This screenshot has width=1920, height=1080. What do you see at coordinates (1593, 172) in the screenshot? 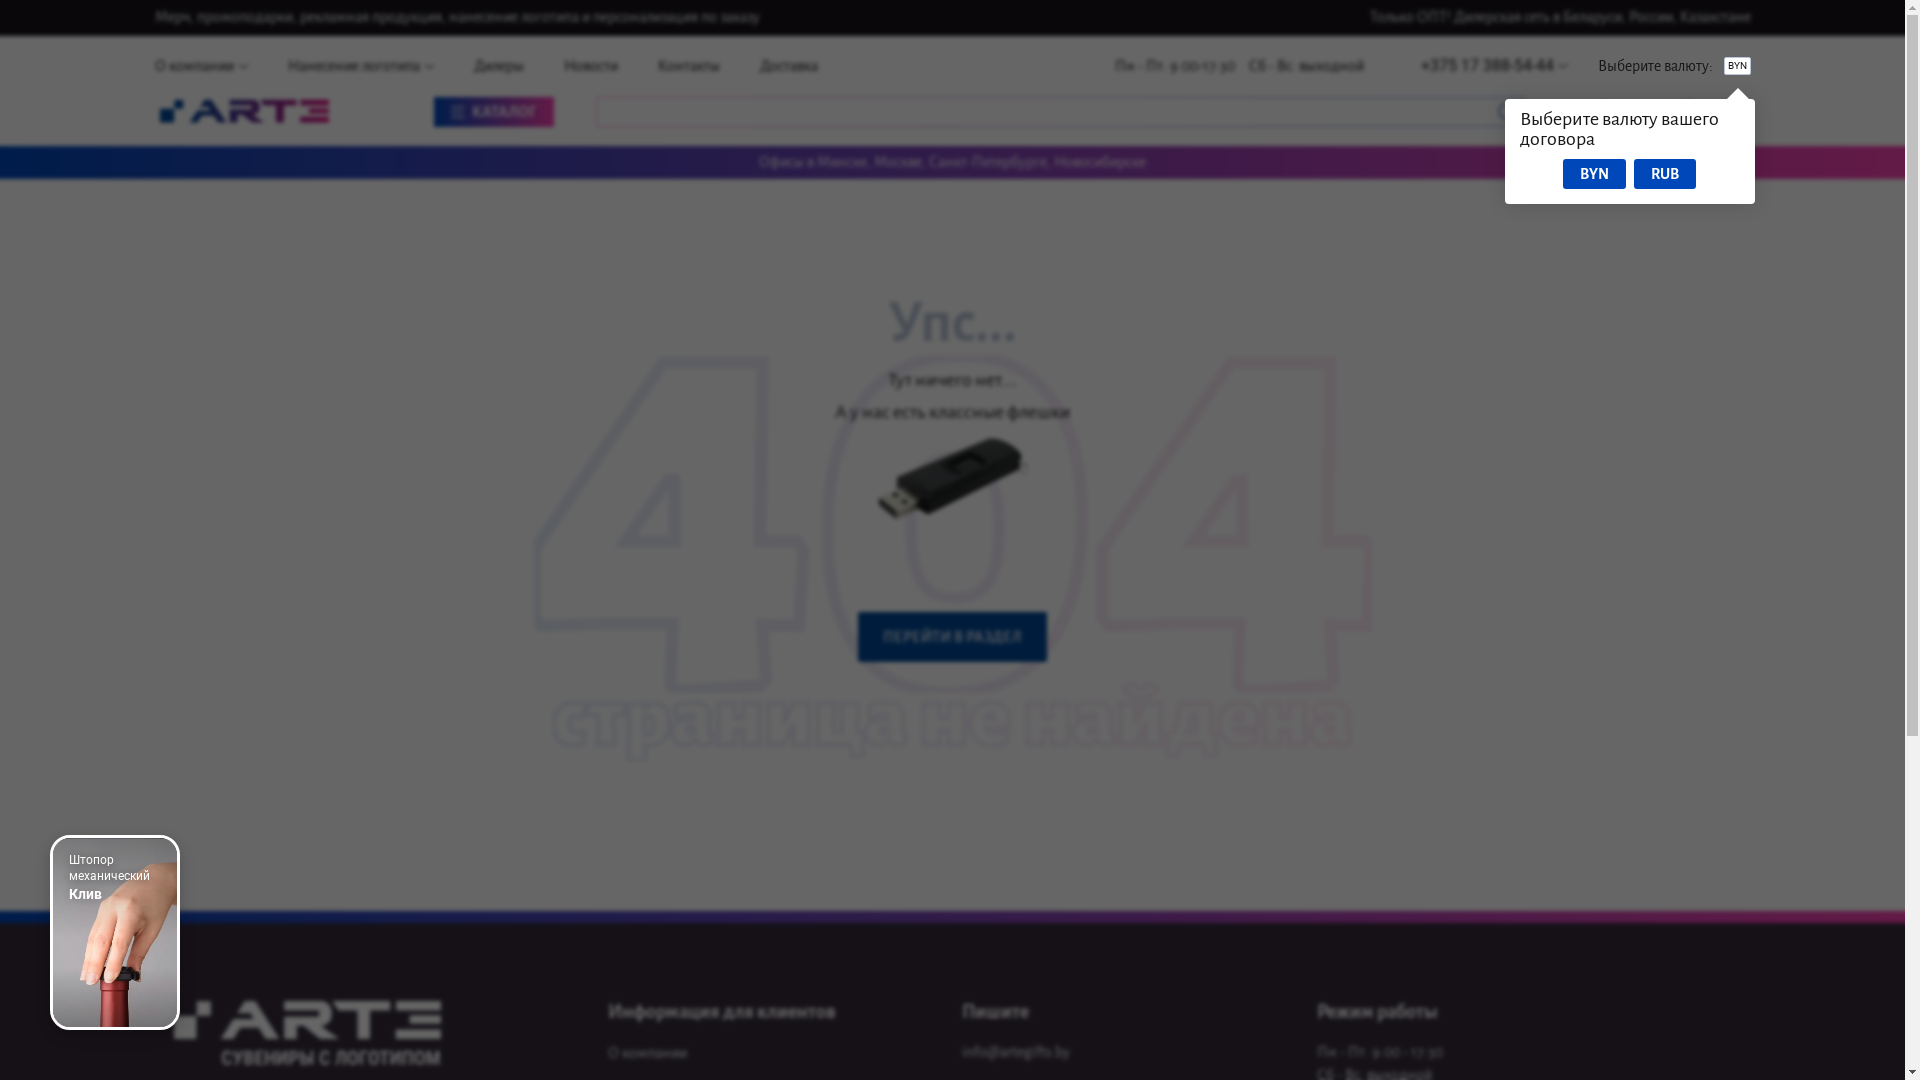
I see `'BYN'` at bounding box center [1593, 172].